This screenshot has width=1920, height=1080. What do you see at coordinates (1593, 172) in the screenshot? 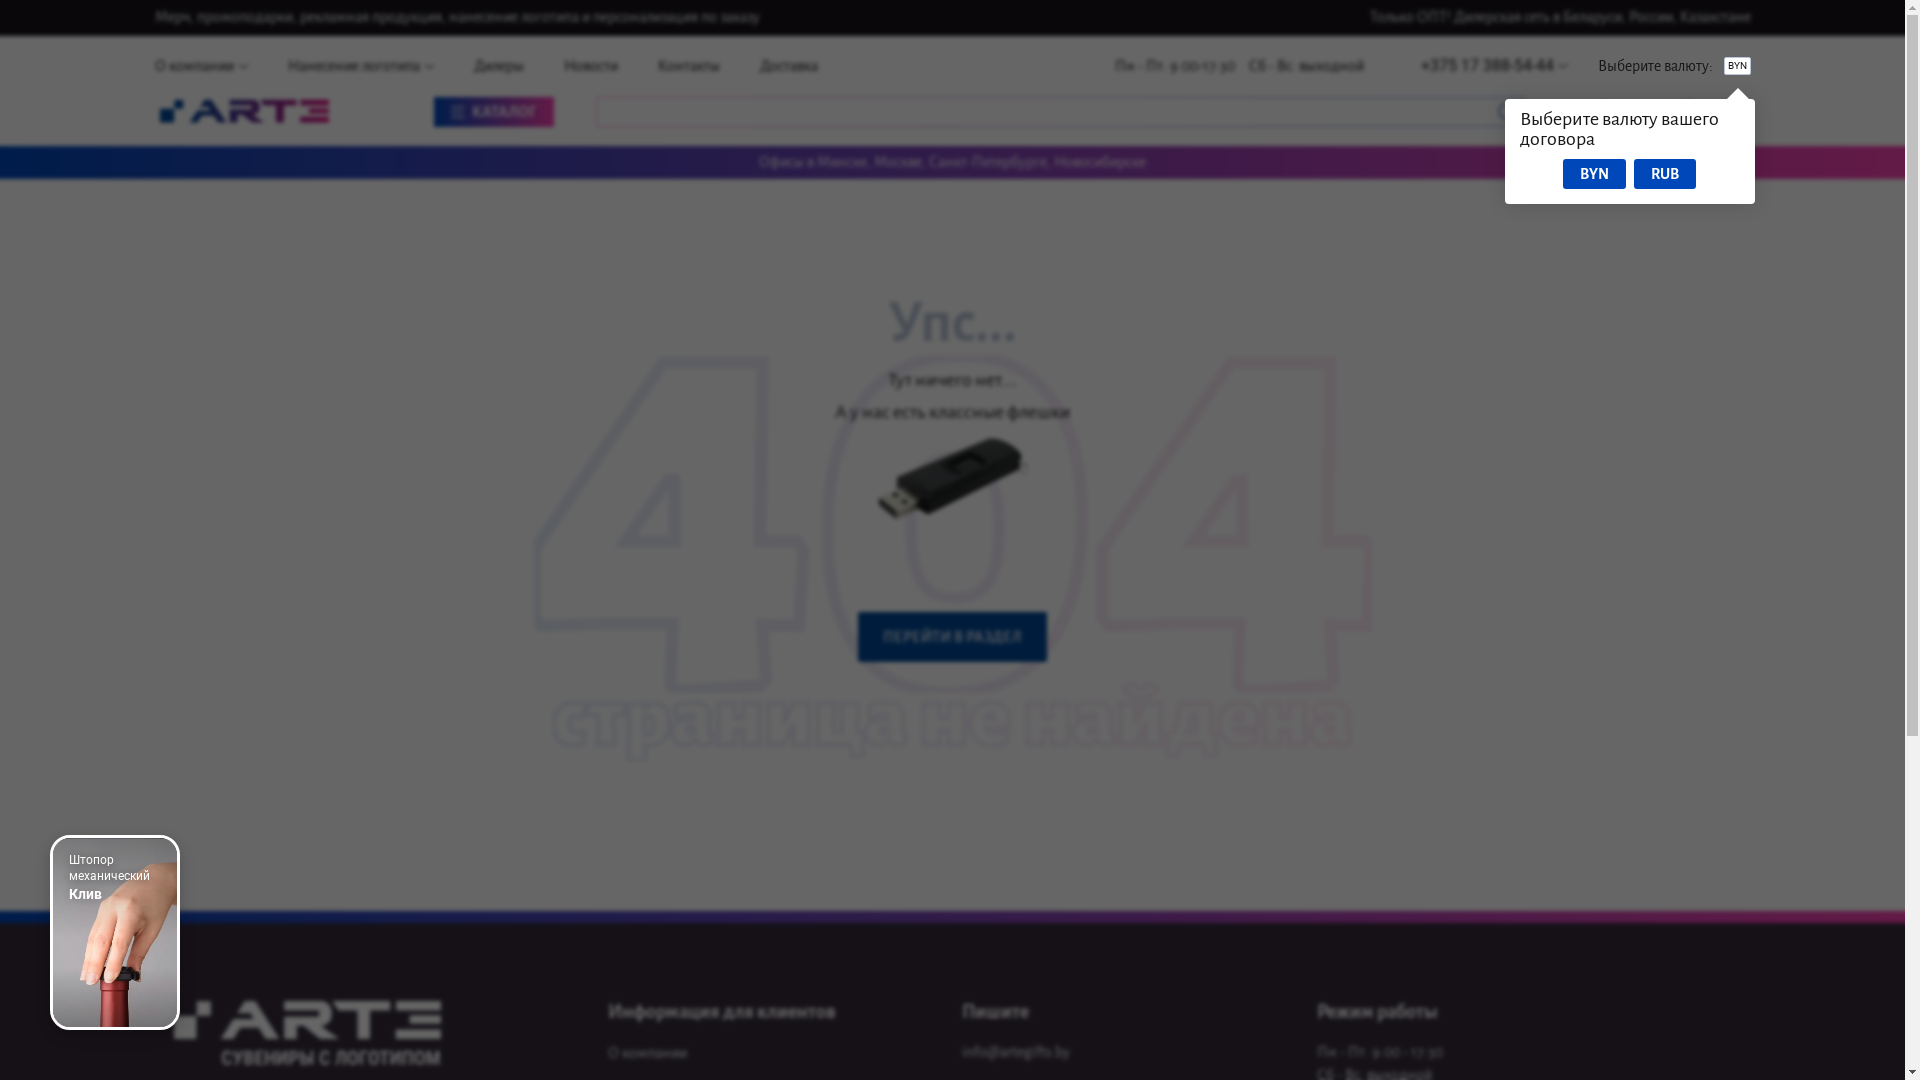
I see `'BYN'` at bounding box center [1593, 172].